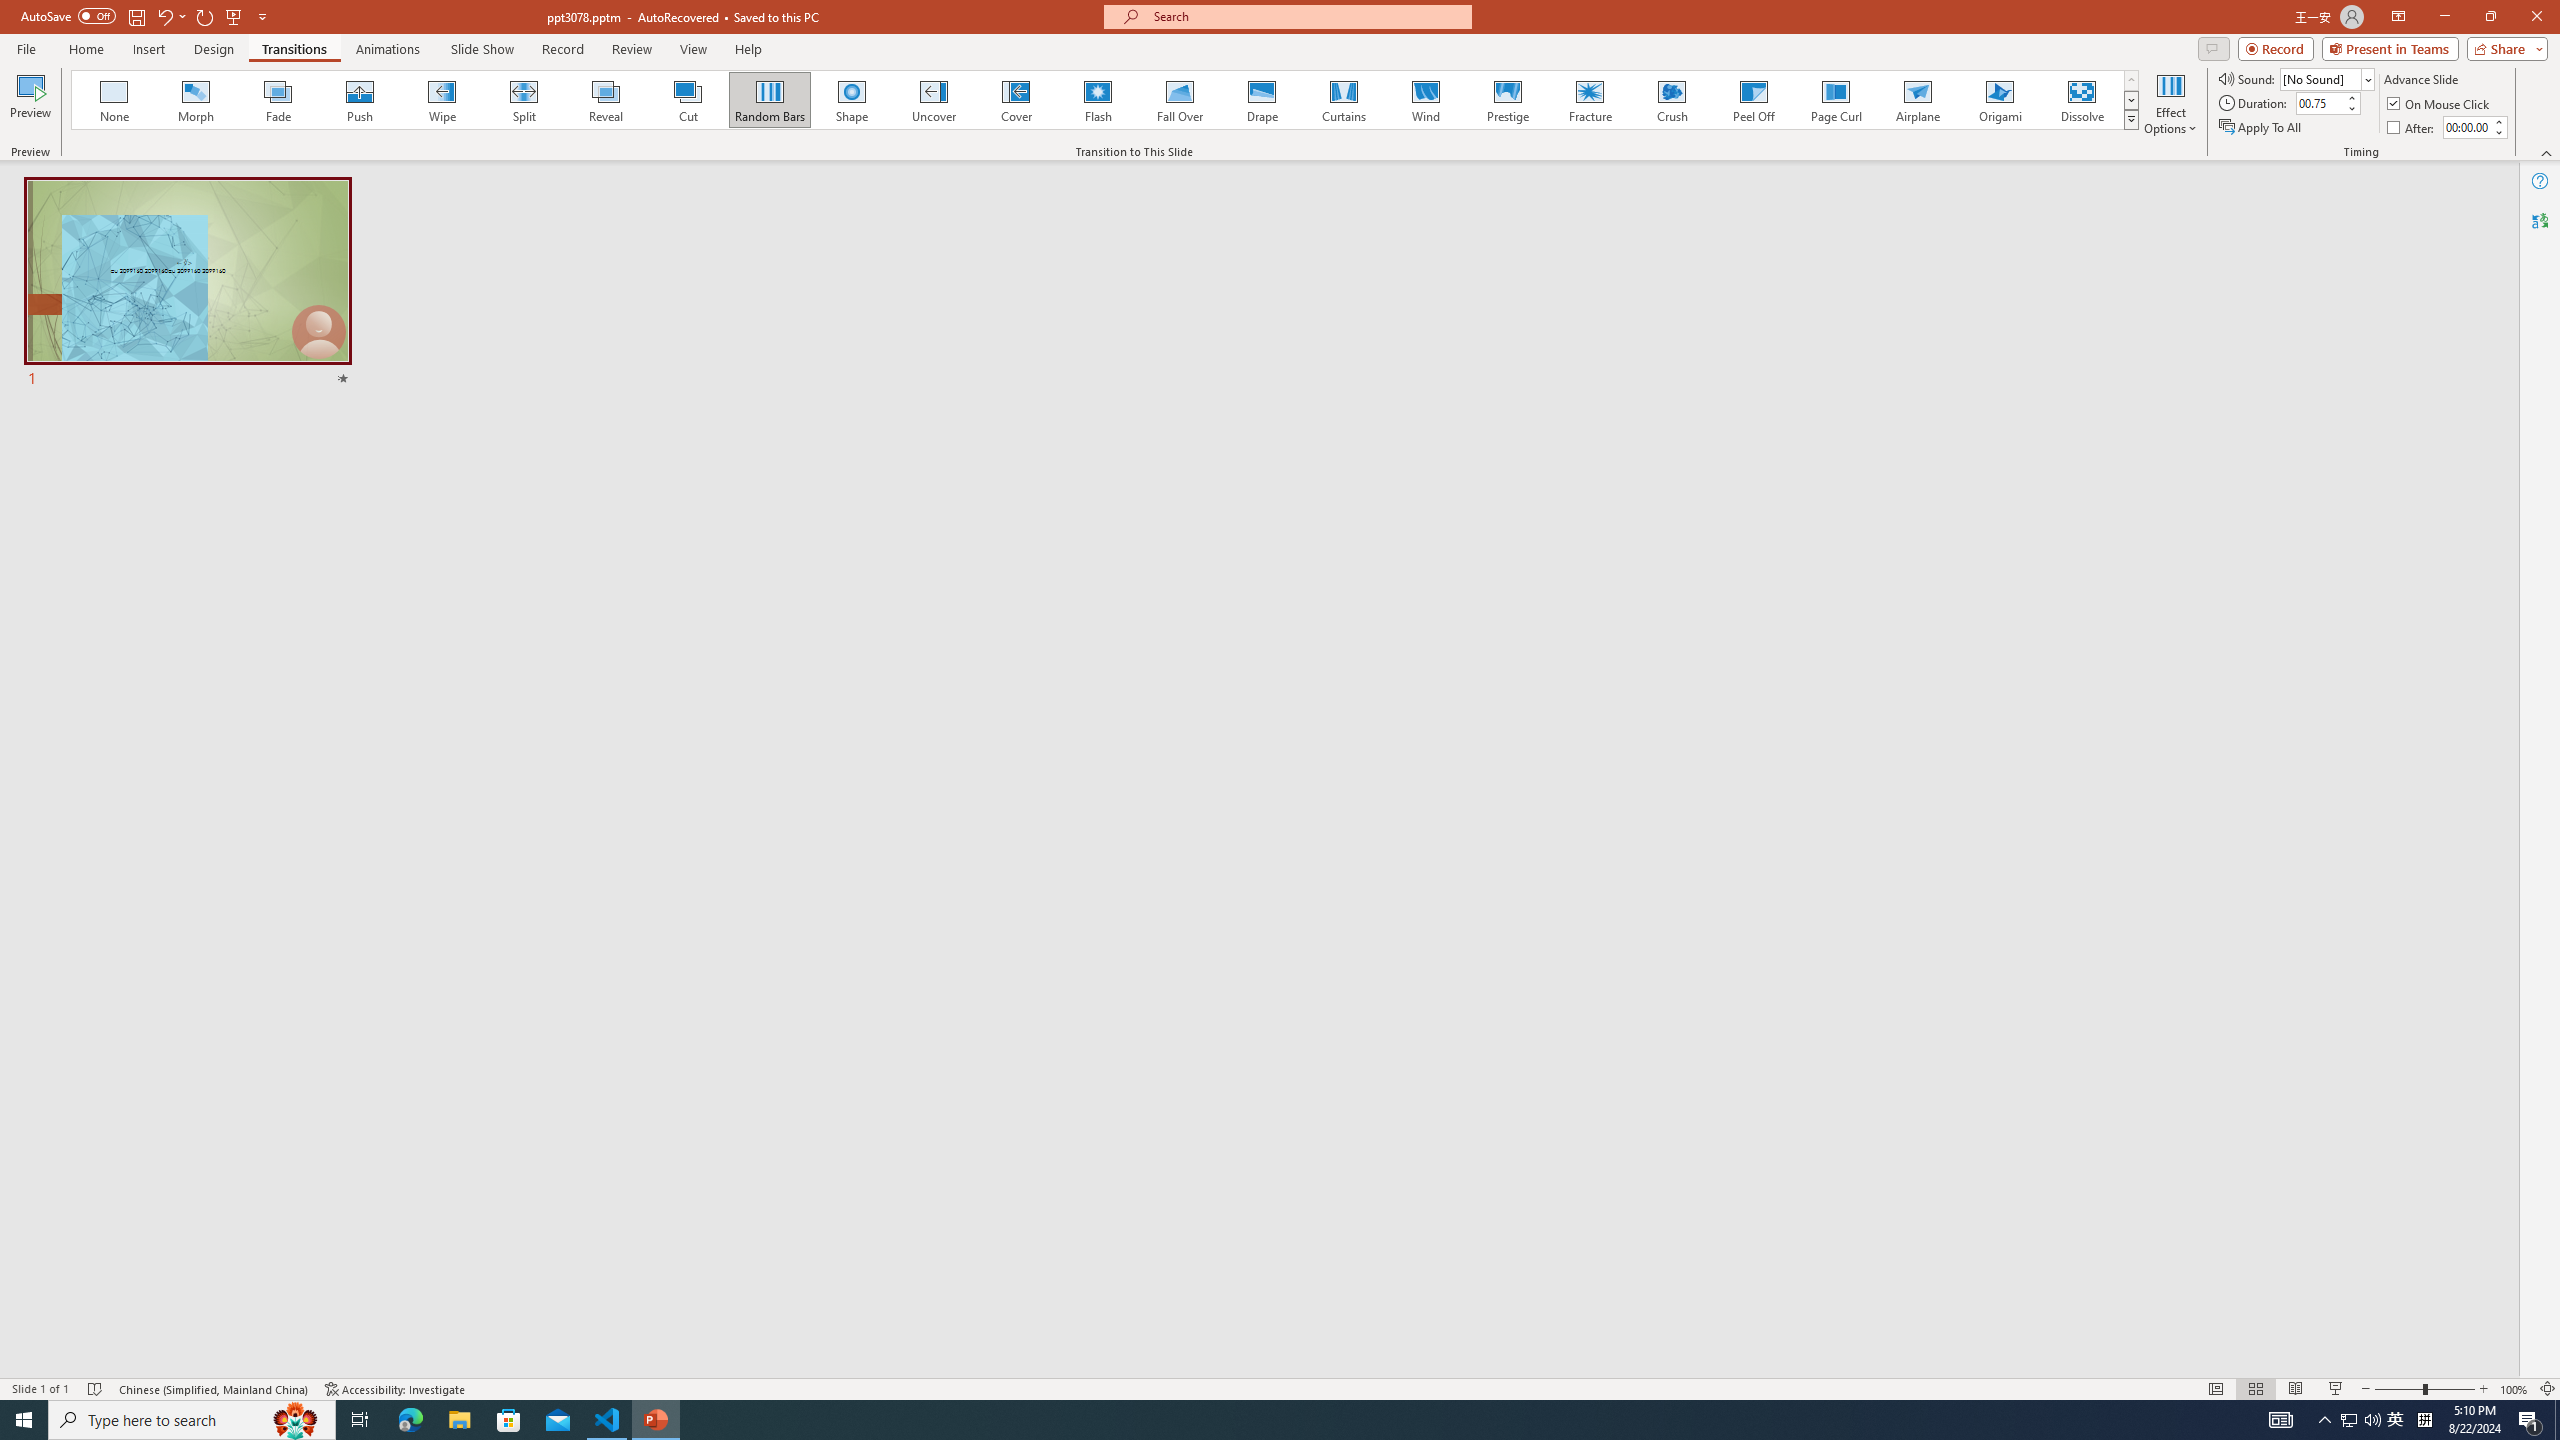 The height and width of the screenshot is (1440, 2560). Describe the element at coordinates (1671, 99) in the screenshot. I see `'Crush'` at that location.